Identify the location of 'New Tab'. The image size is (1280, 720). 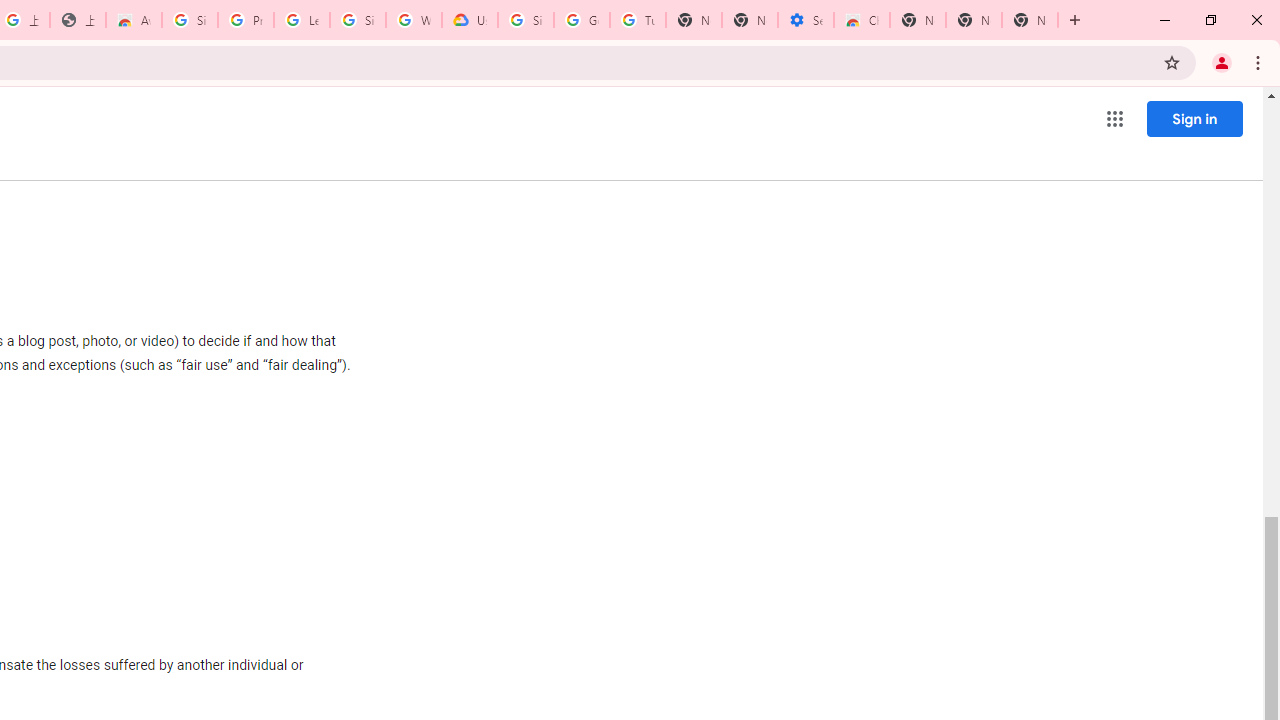
(1030, 20).